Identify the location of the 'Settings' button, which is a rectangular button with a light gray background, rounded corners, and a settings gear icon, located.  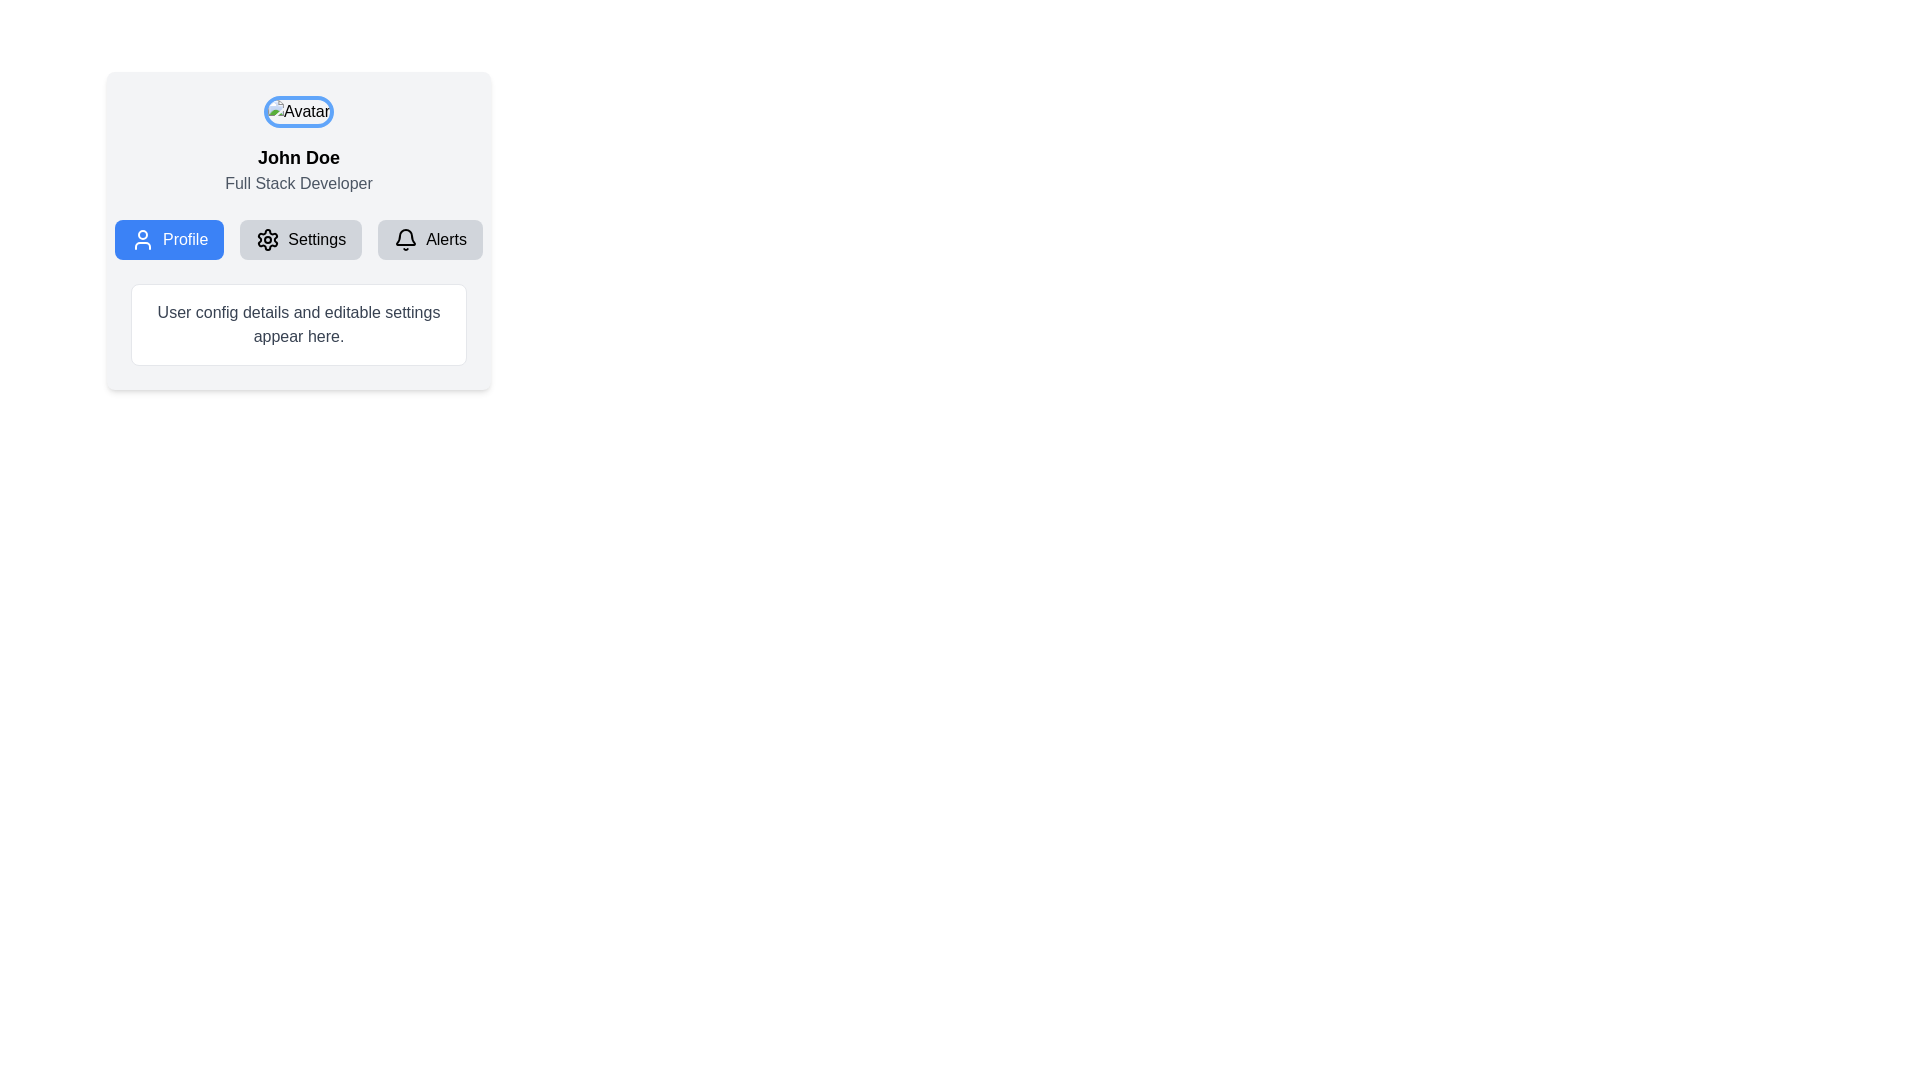
(297, 230).